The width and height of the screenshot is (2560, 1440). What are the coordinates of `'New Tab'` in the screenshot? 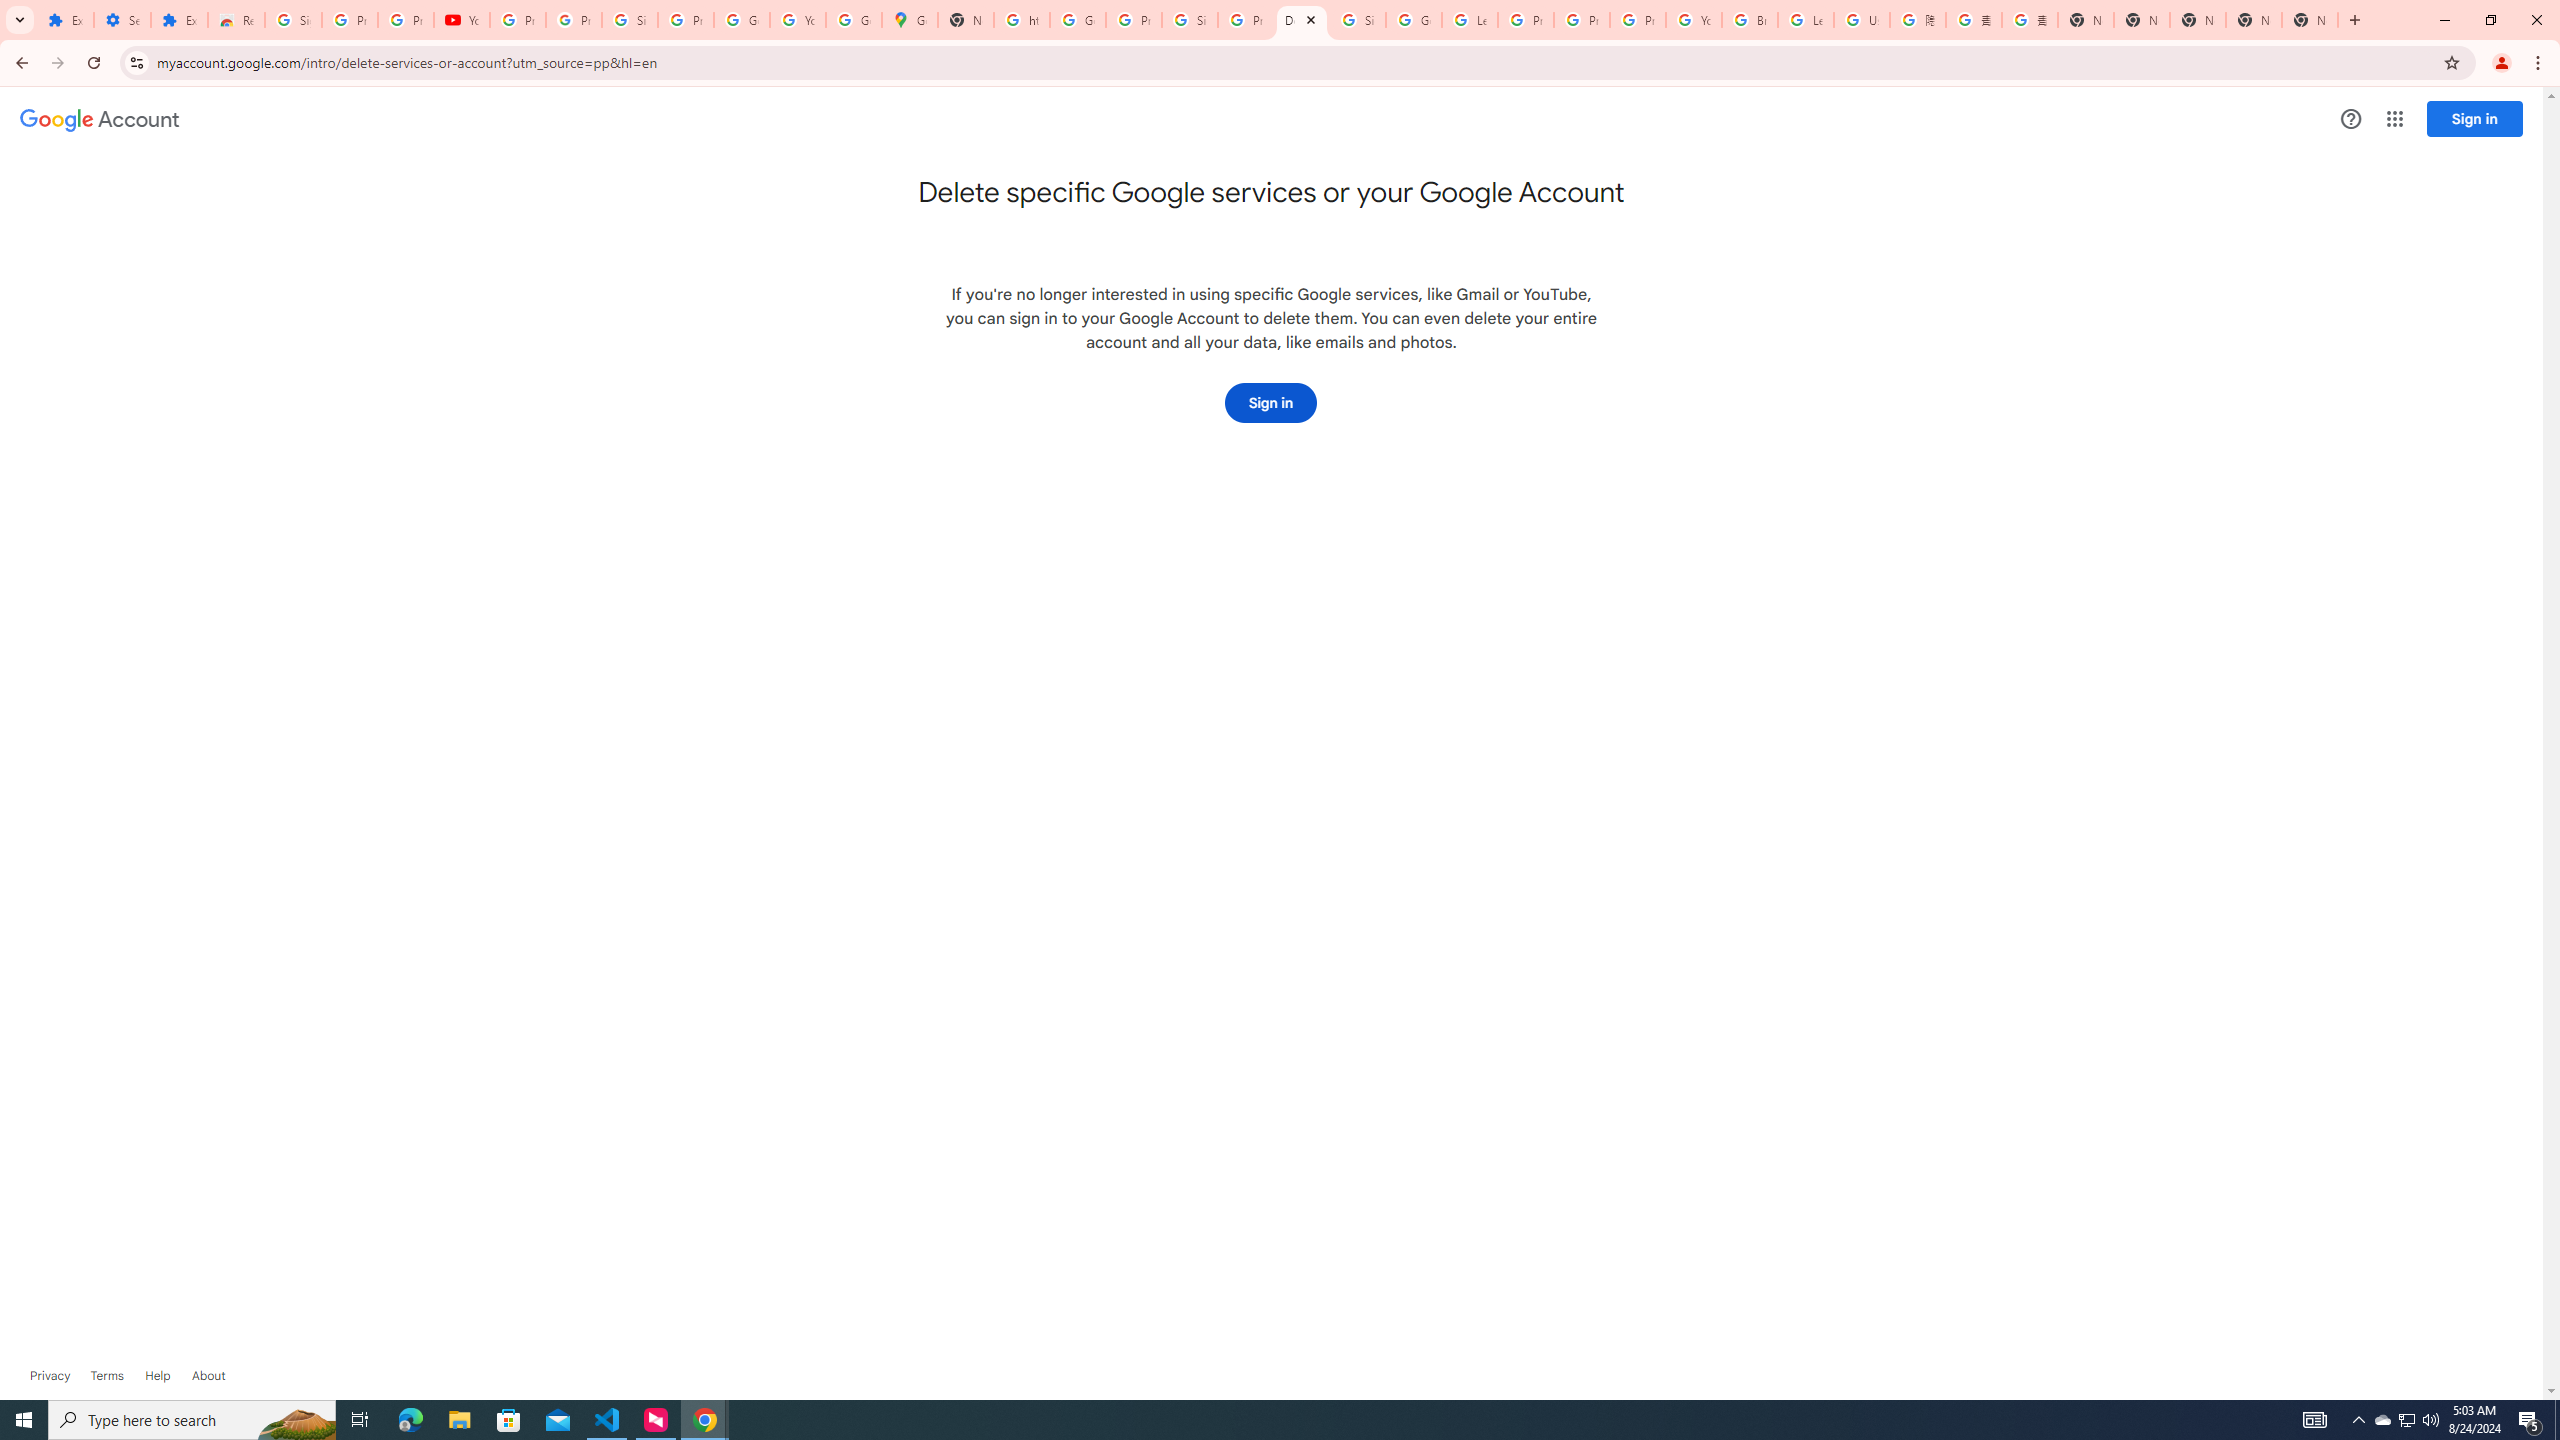 It's located at (2310, 19).